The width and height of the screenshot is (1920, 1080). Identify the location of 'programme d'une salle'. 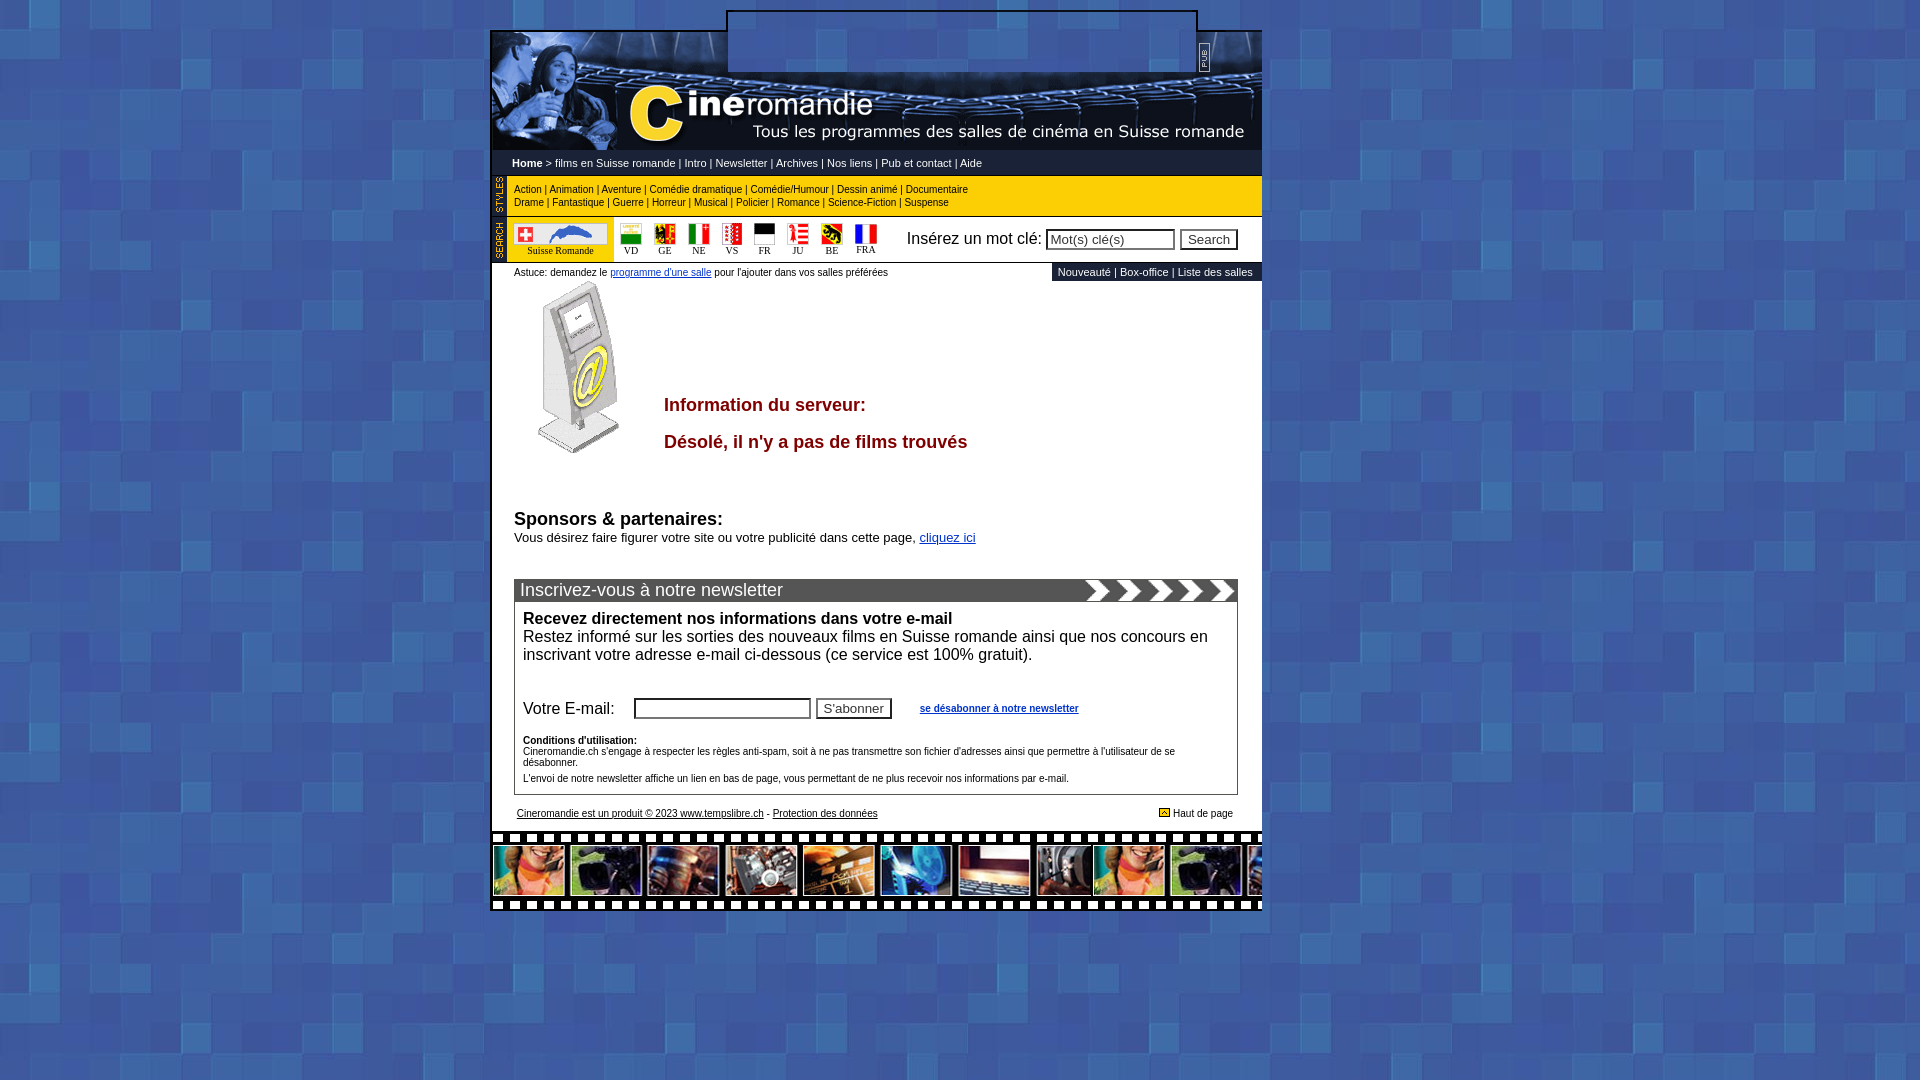
(660, 272).